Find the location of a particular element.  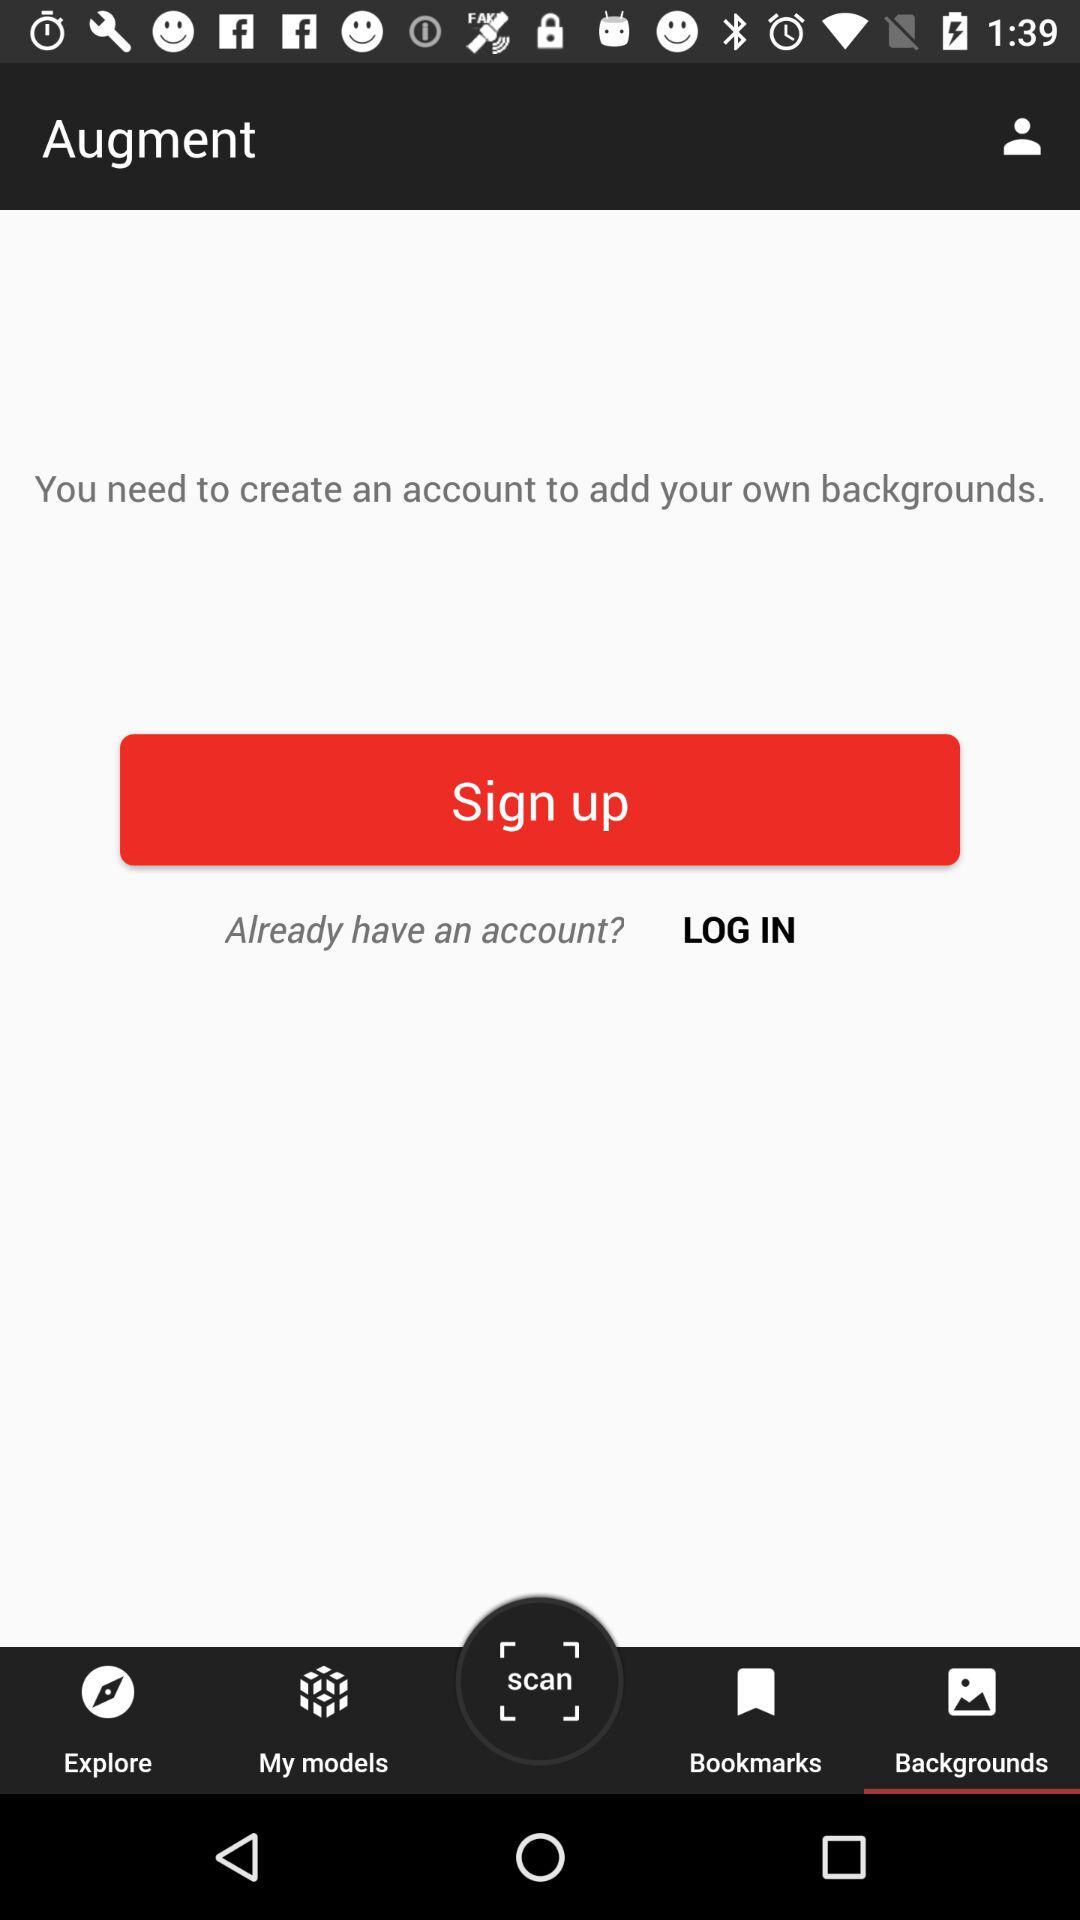

icon above the log in item is located at coordinates (540, 798).